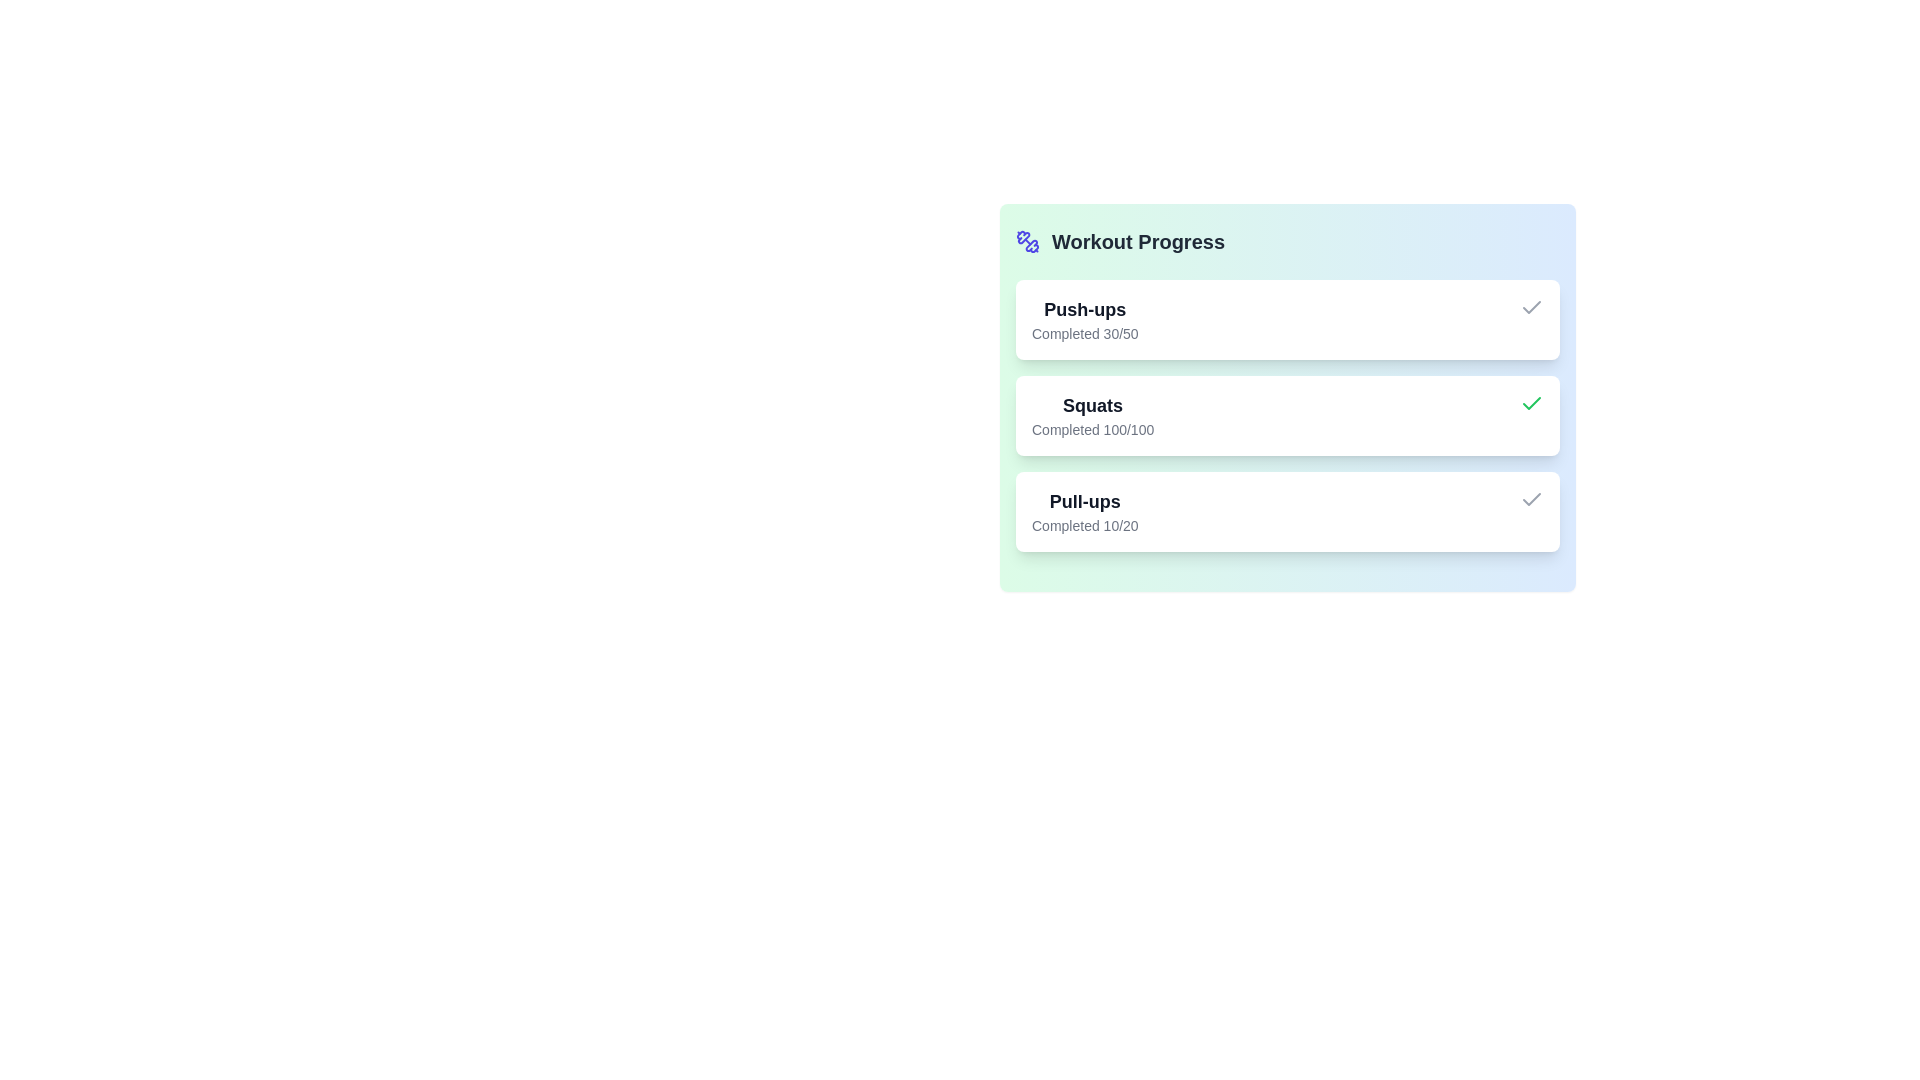  Describe the element at coordinates (1530, 307) in the screenshot. I see `the visual state of the checkmark icon indicating the completion of the 'Squats' task in the 'Workout Progress' section` at that location.